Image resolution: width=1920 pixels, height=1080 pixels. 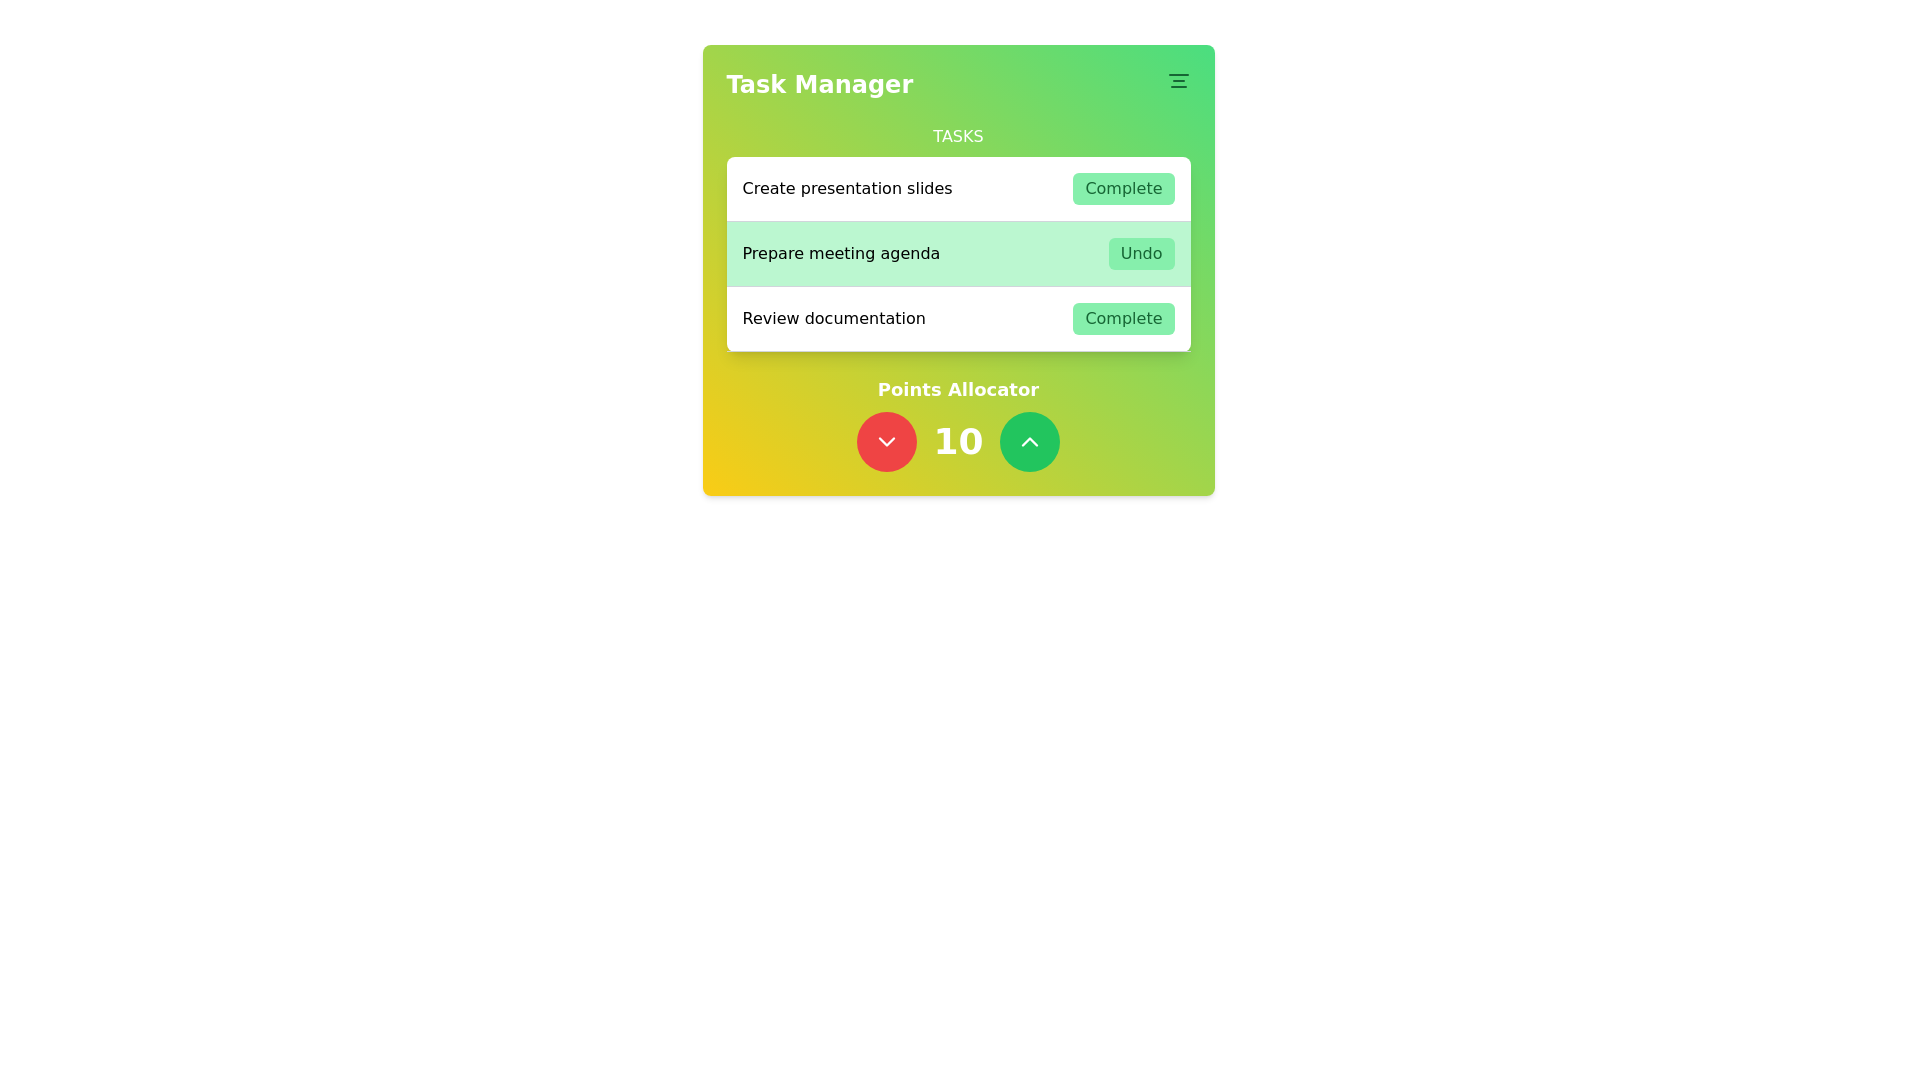 What do you see at coordinates (1178, 80) in the screenshot?
I see `the SVG graphical icon in the header section of the Task Manager card, located at the top-right corner, which may represent alignment-related options` at bounding box center [1178, 80].